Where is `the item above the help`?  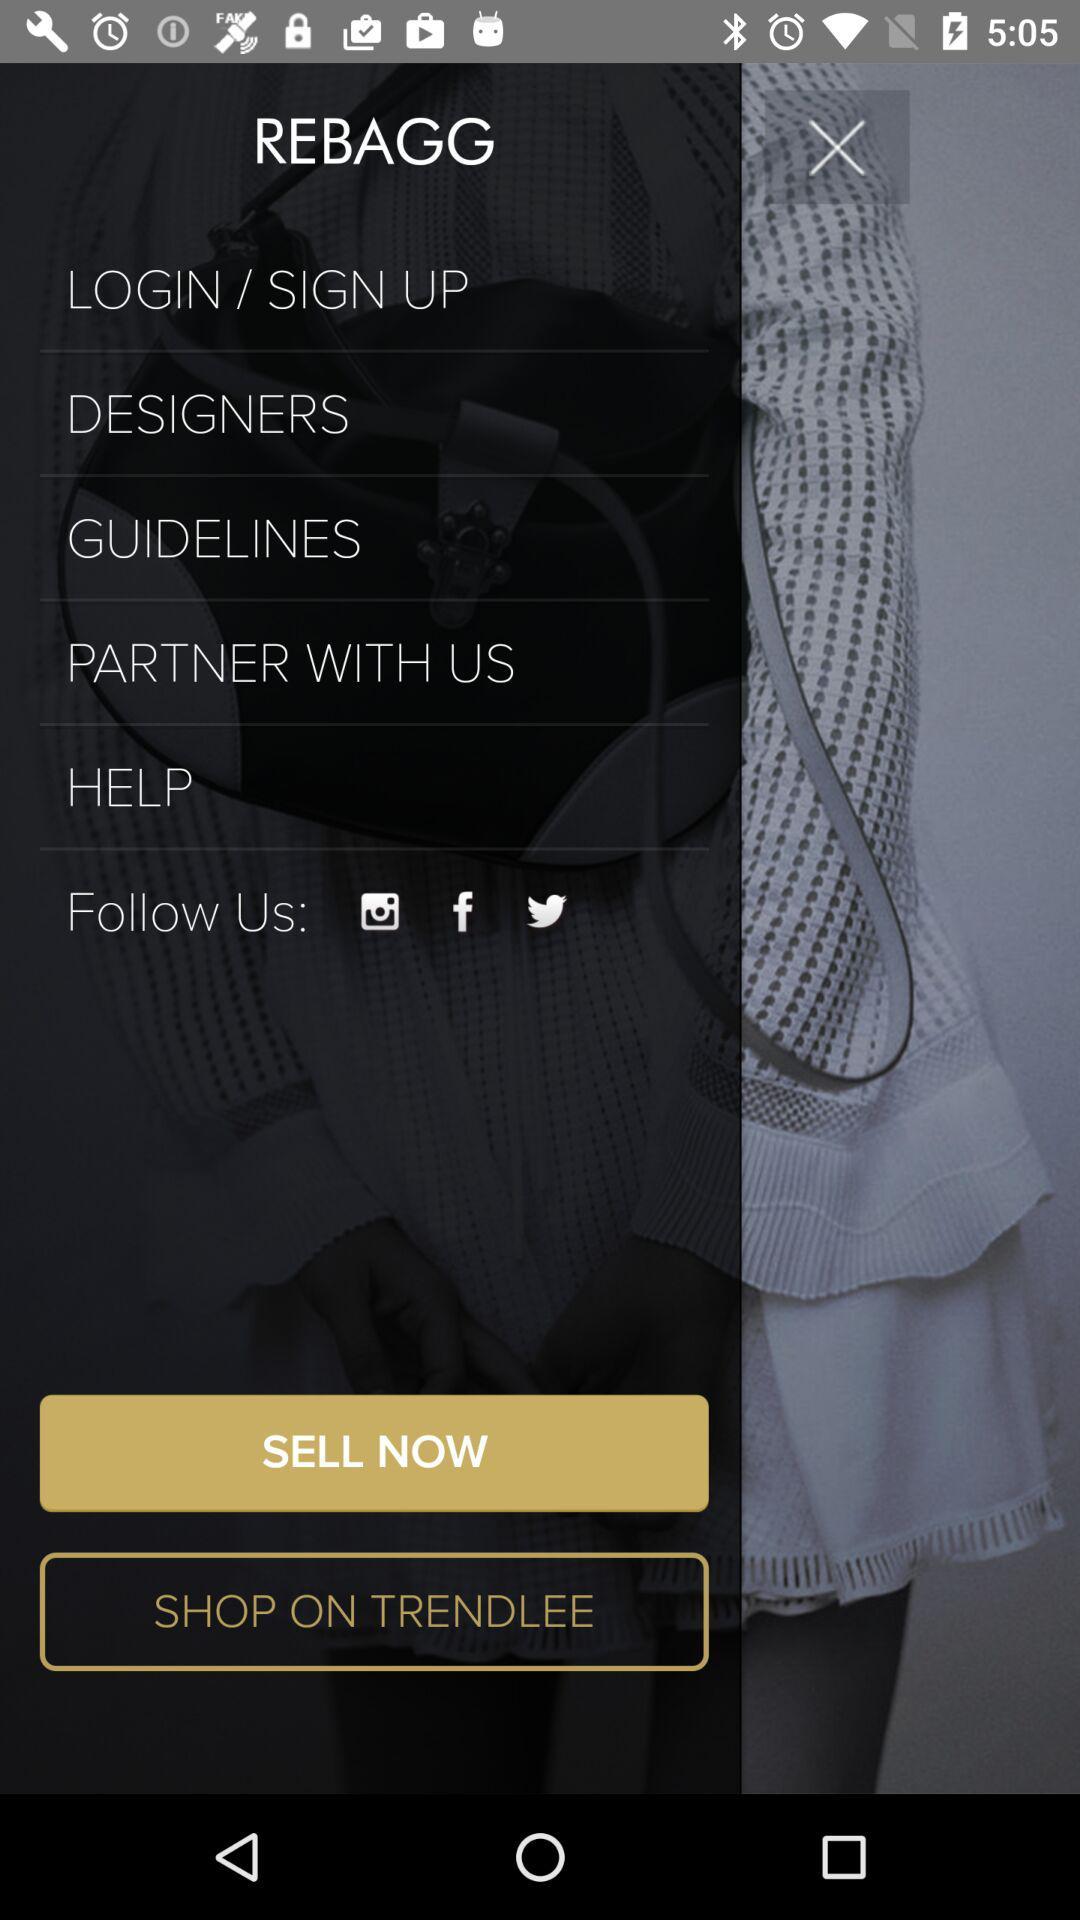
the item above the help is located at coordinates (374, 723).